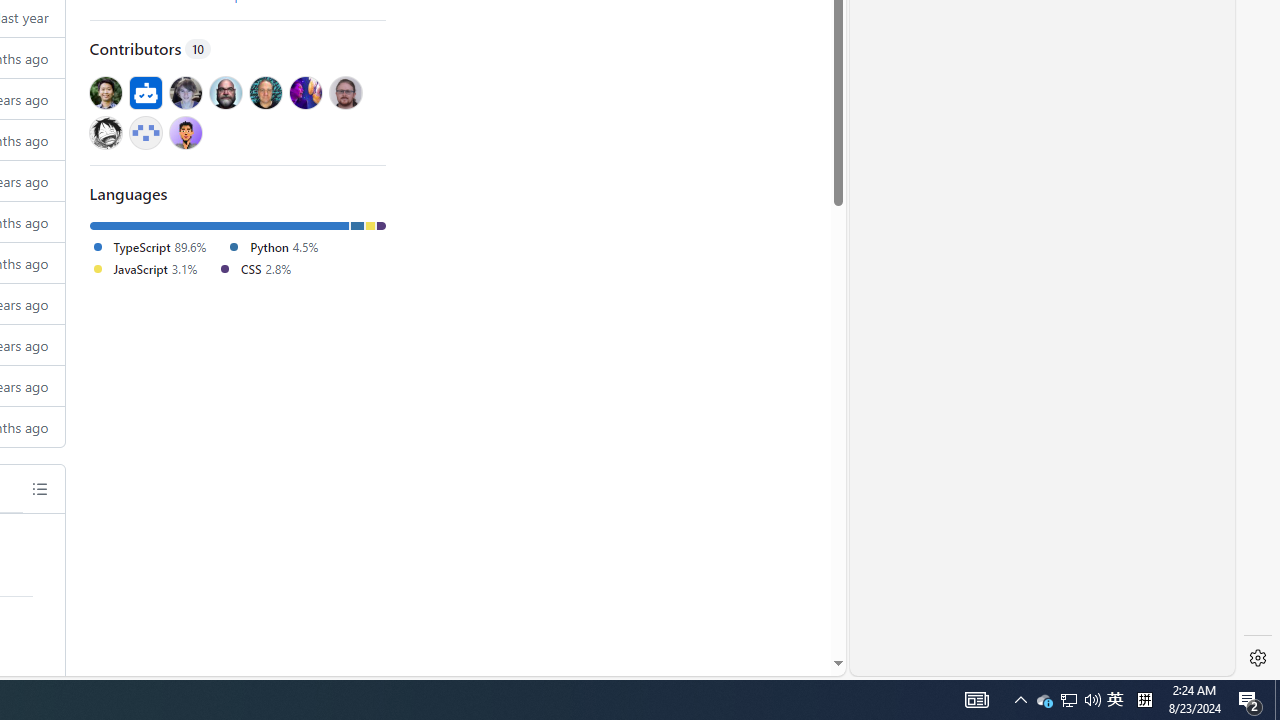 This screenshot has height=720, width=1280. What do you see at coordinates (261, 270) in the screenshot?
I see `'CSS2.8%'` at bounding box center [261, 270].